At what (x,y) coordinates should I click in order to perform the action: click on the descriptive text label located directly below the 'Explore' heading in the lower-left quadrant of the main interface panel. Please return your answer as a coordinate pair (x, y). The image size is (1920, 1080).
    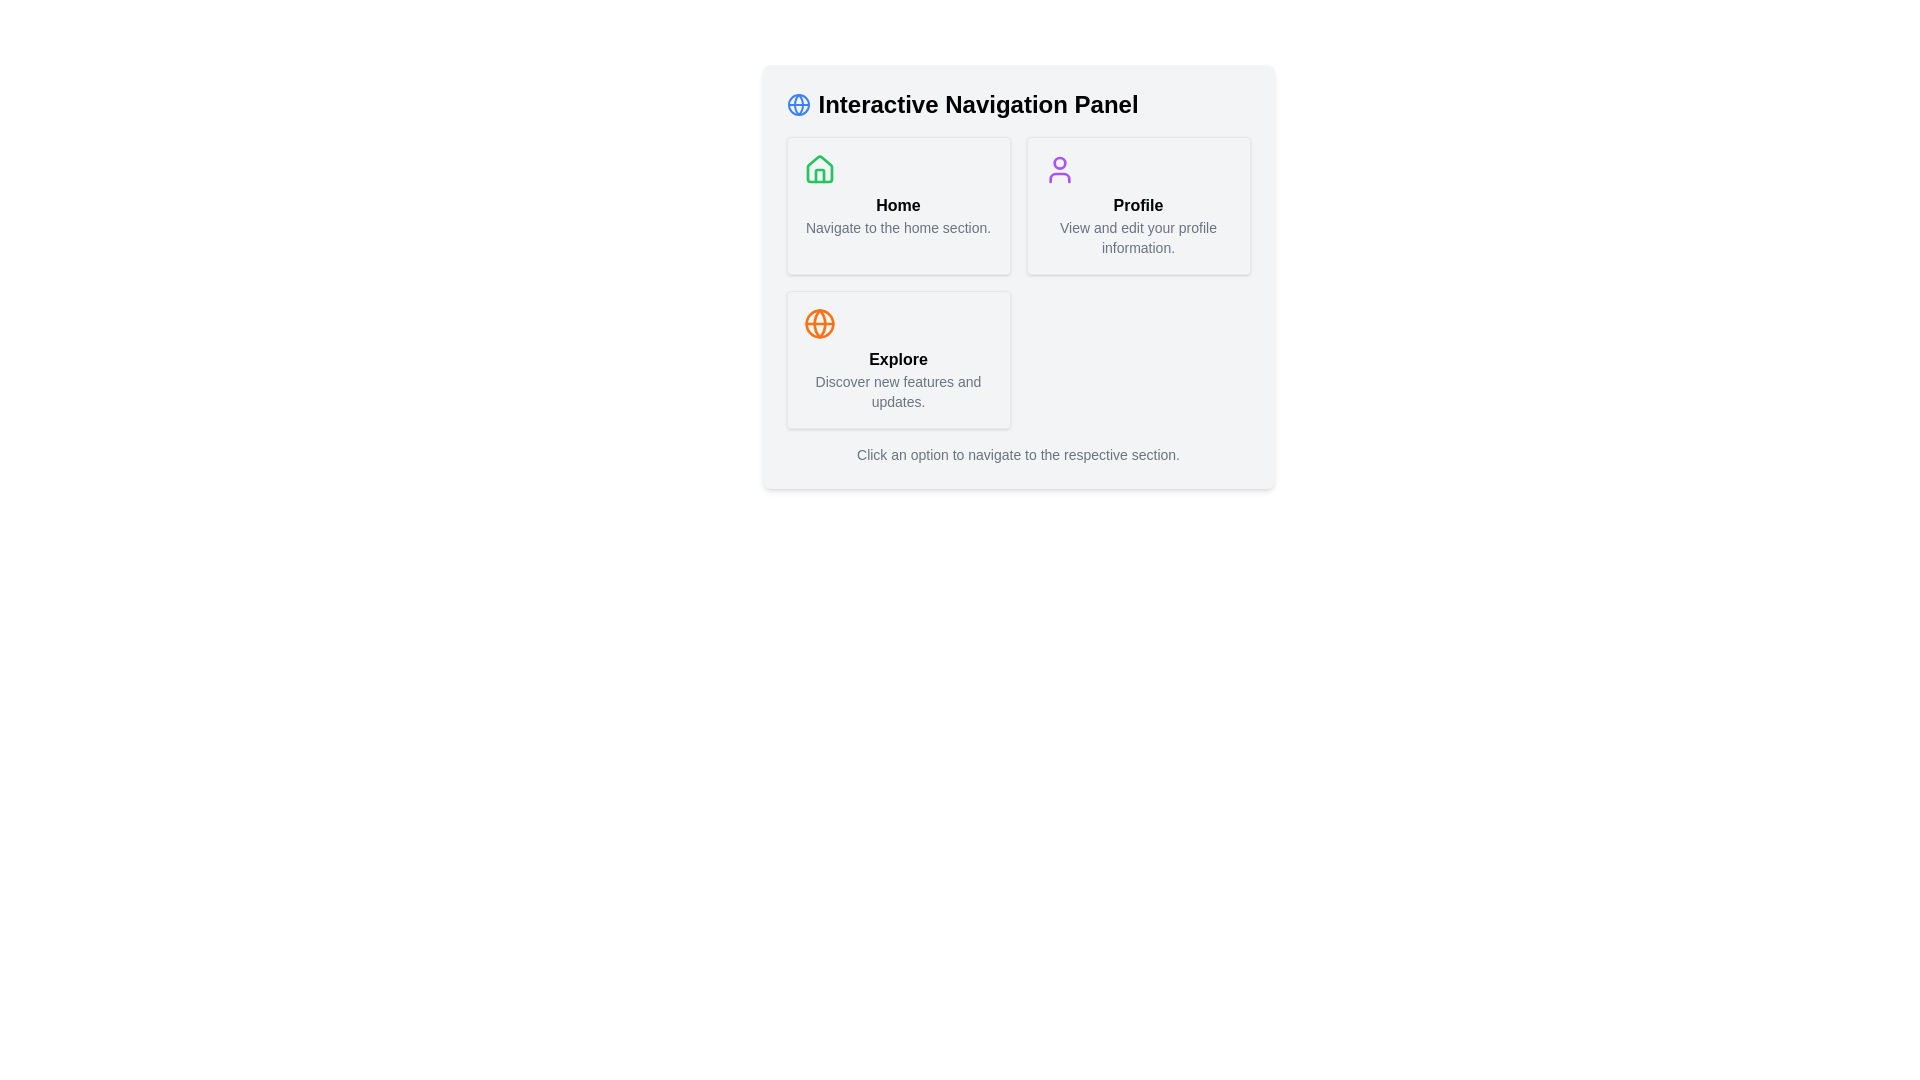
    Looking at the image, I should click on (897, 392).